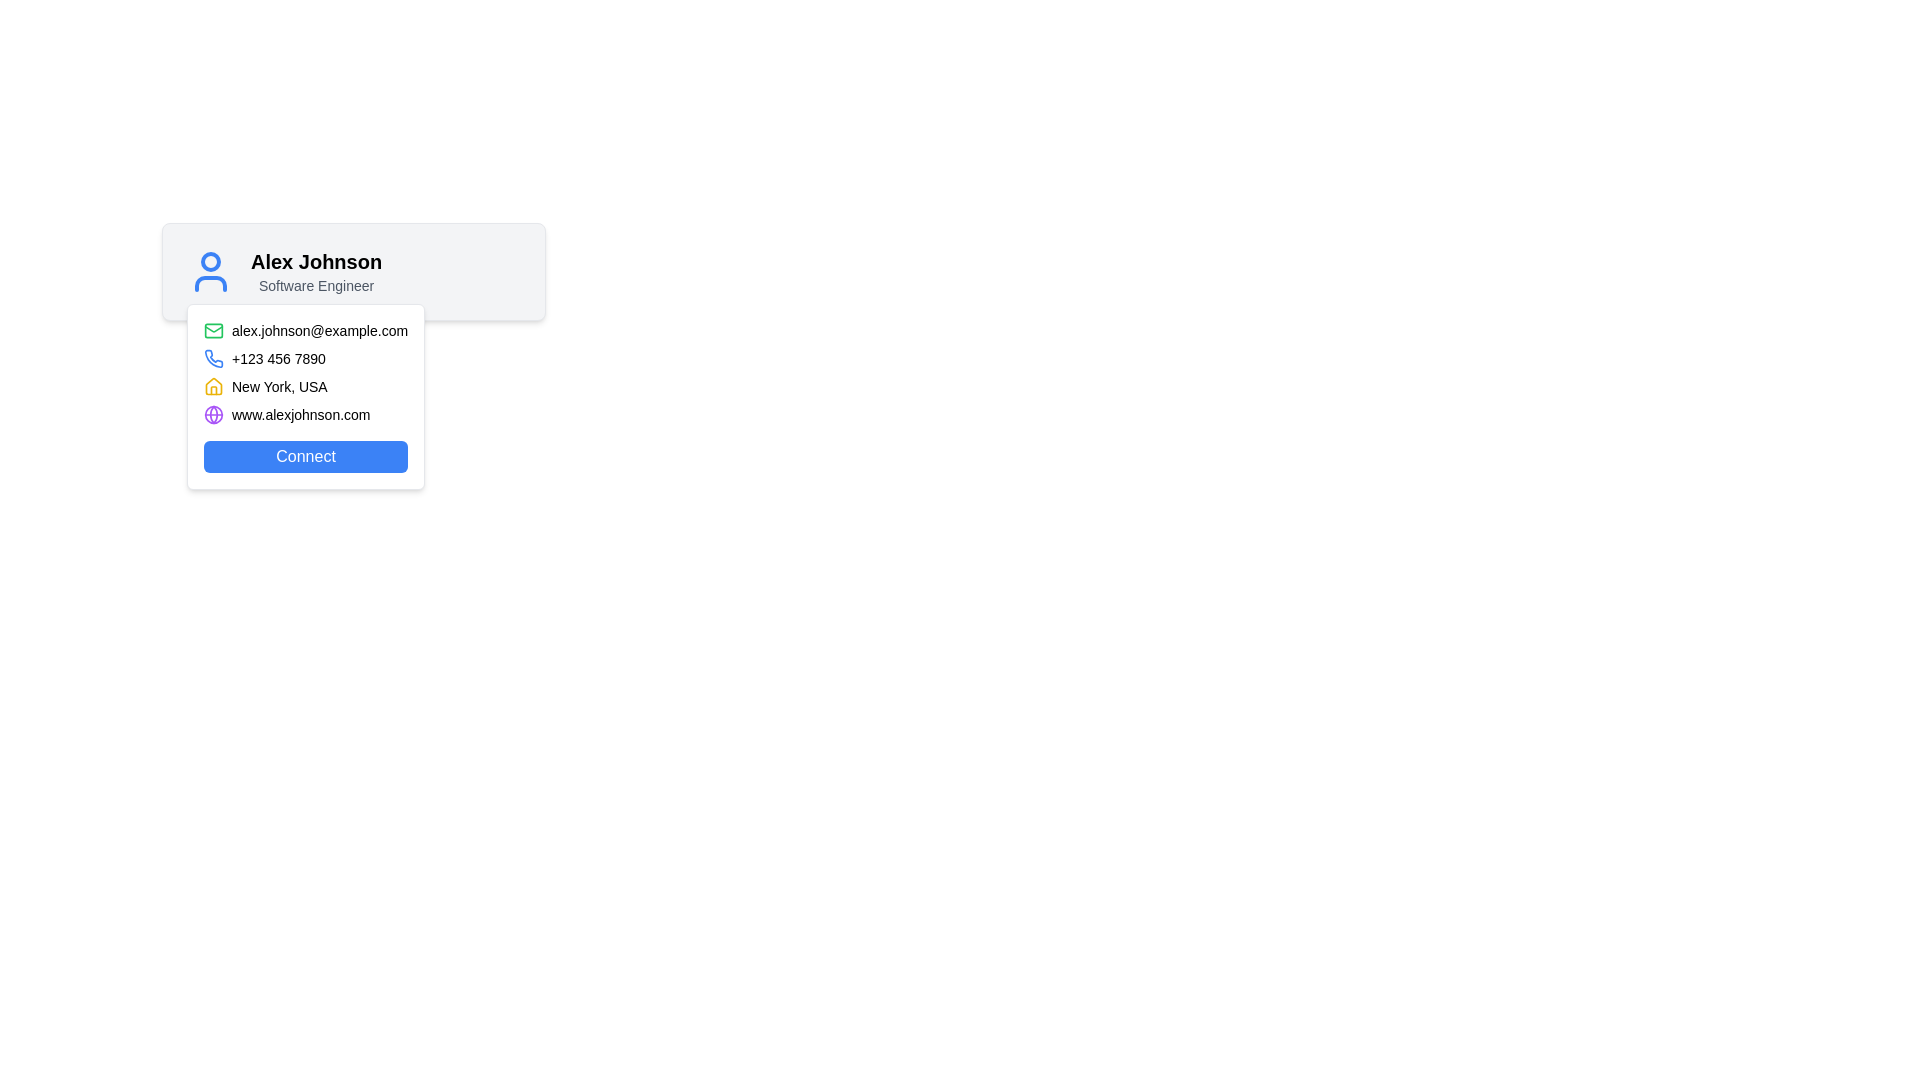  I want to click on the user profile icon located to the left of the text 'Alex Johnson' and 'Software Engineer', so click(211, 272).